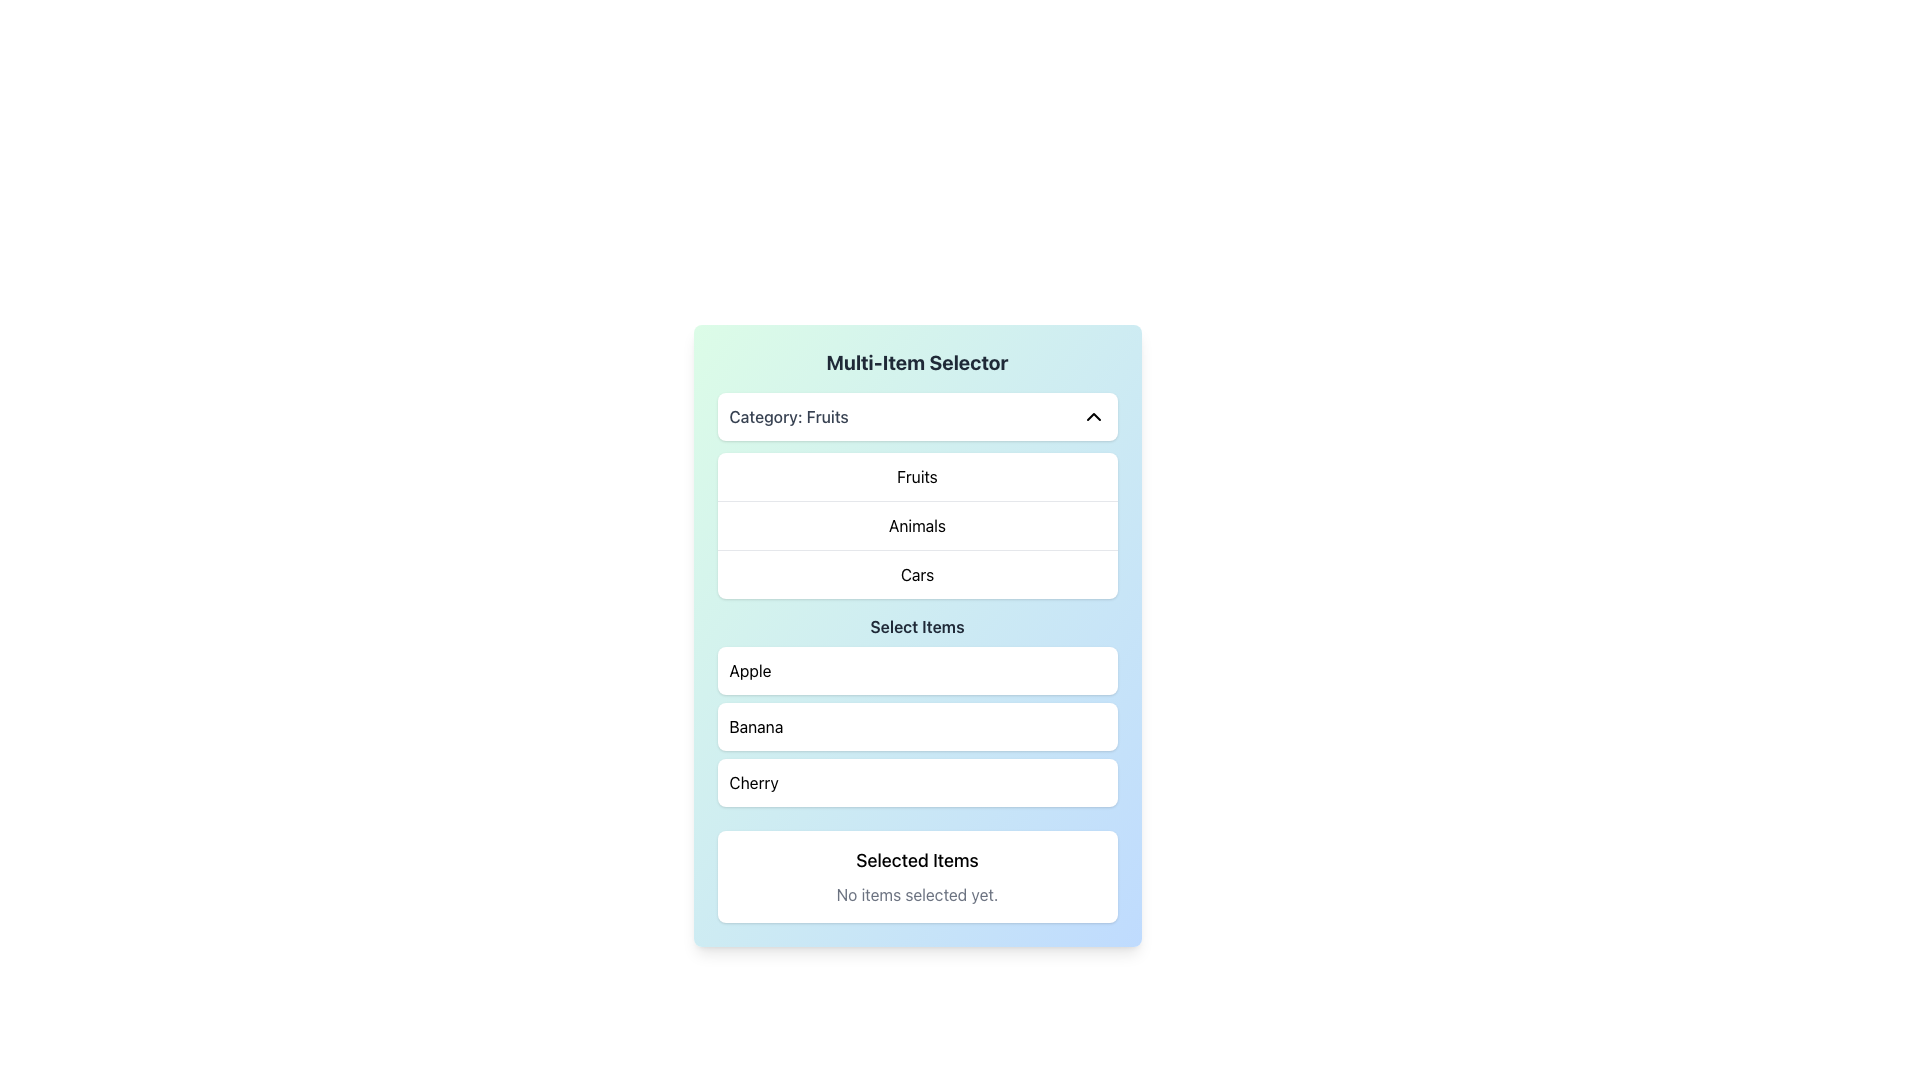  What do you see at coordinates (916, 893) in the screenshot?
I see `the text label stating 'No items selected yet.' which is displayed in medium gray color below the heading 'Selected Items'` at bounding box center [916, 893].